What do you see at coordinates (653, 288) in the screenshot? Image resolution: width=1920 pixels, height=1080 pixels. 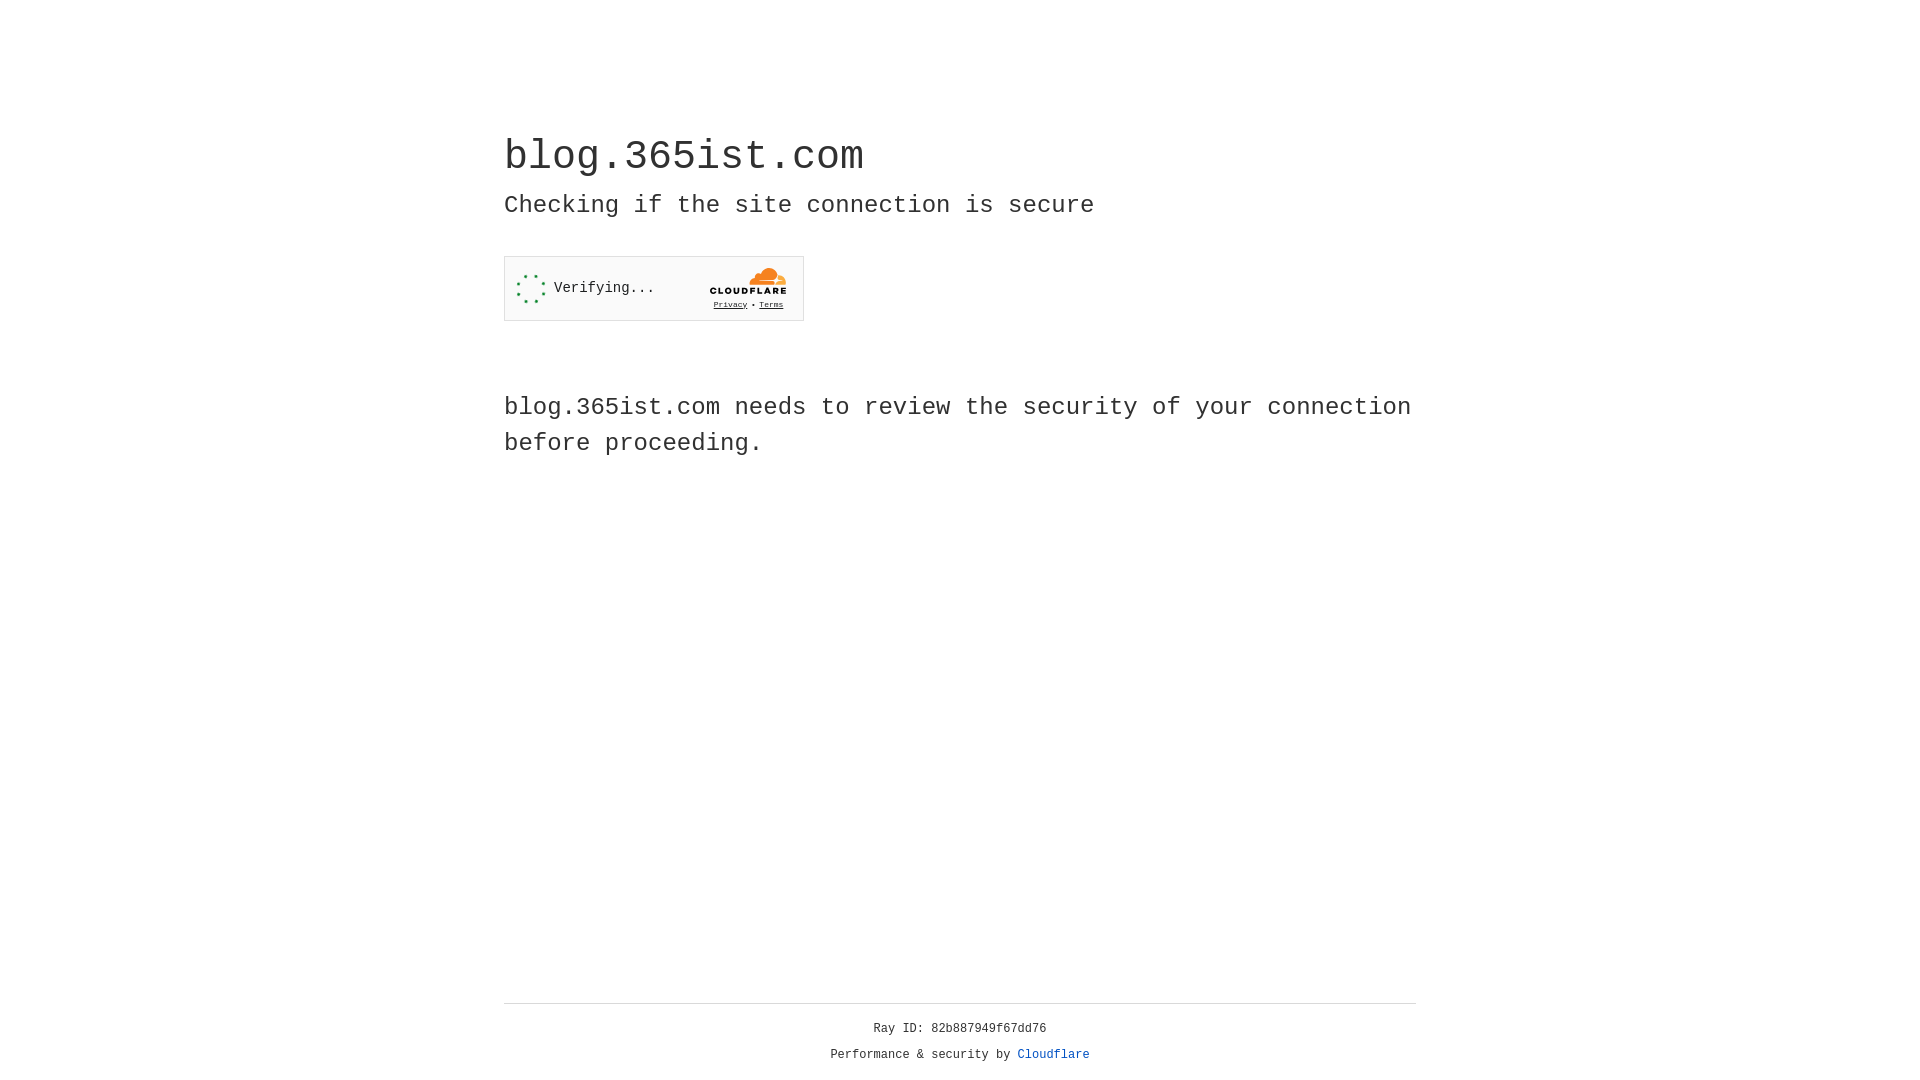 I see `'Widget containing a Cloudflare security challenge'` at bounding box center [653, 288].